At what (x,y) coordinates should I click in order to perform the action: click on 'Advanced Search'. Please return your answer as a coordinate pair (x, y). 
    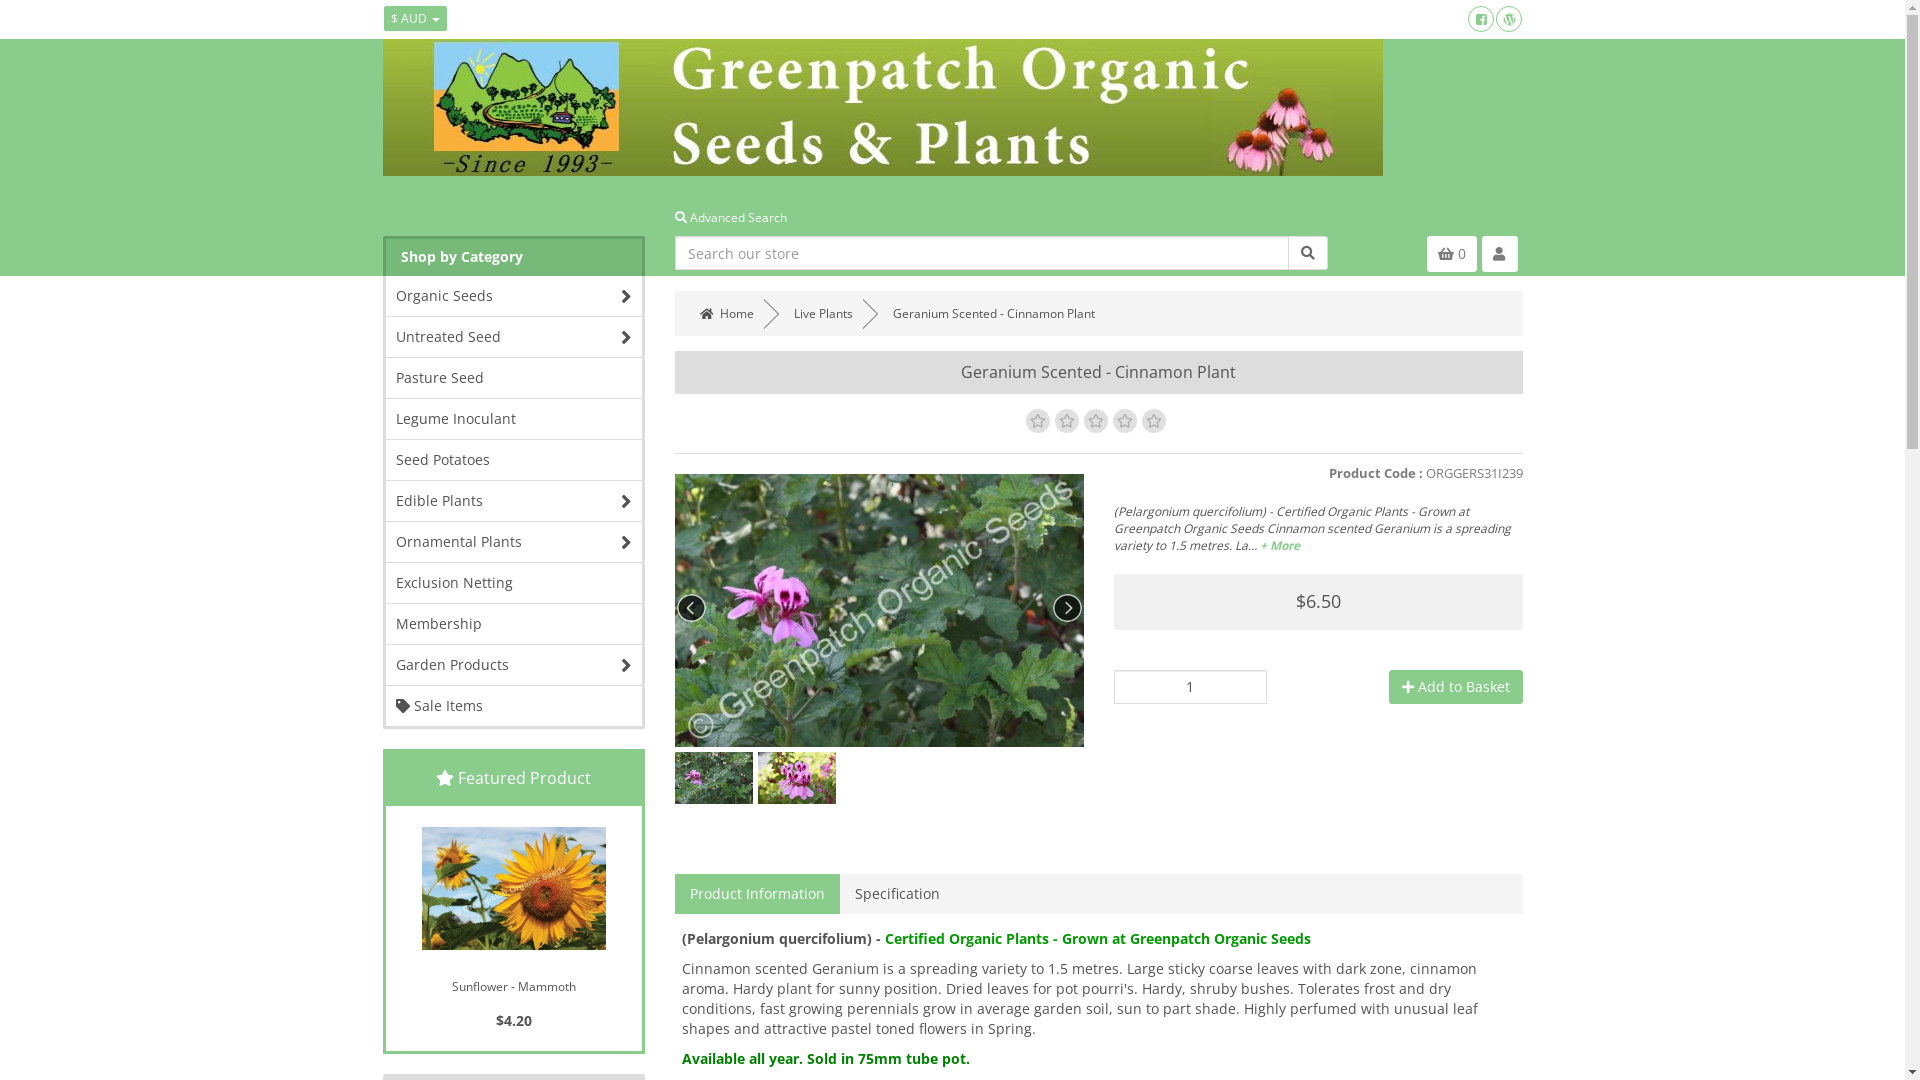
    Looking at the image, I should click on (675, 217).